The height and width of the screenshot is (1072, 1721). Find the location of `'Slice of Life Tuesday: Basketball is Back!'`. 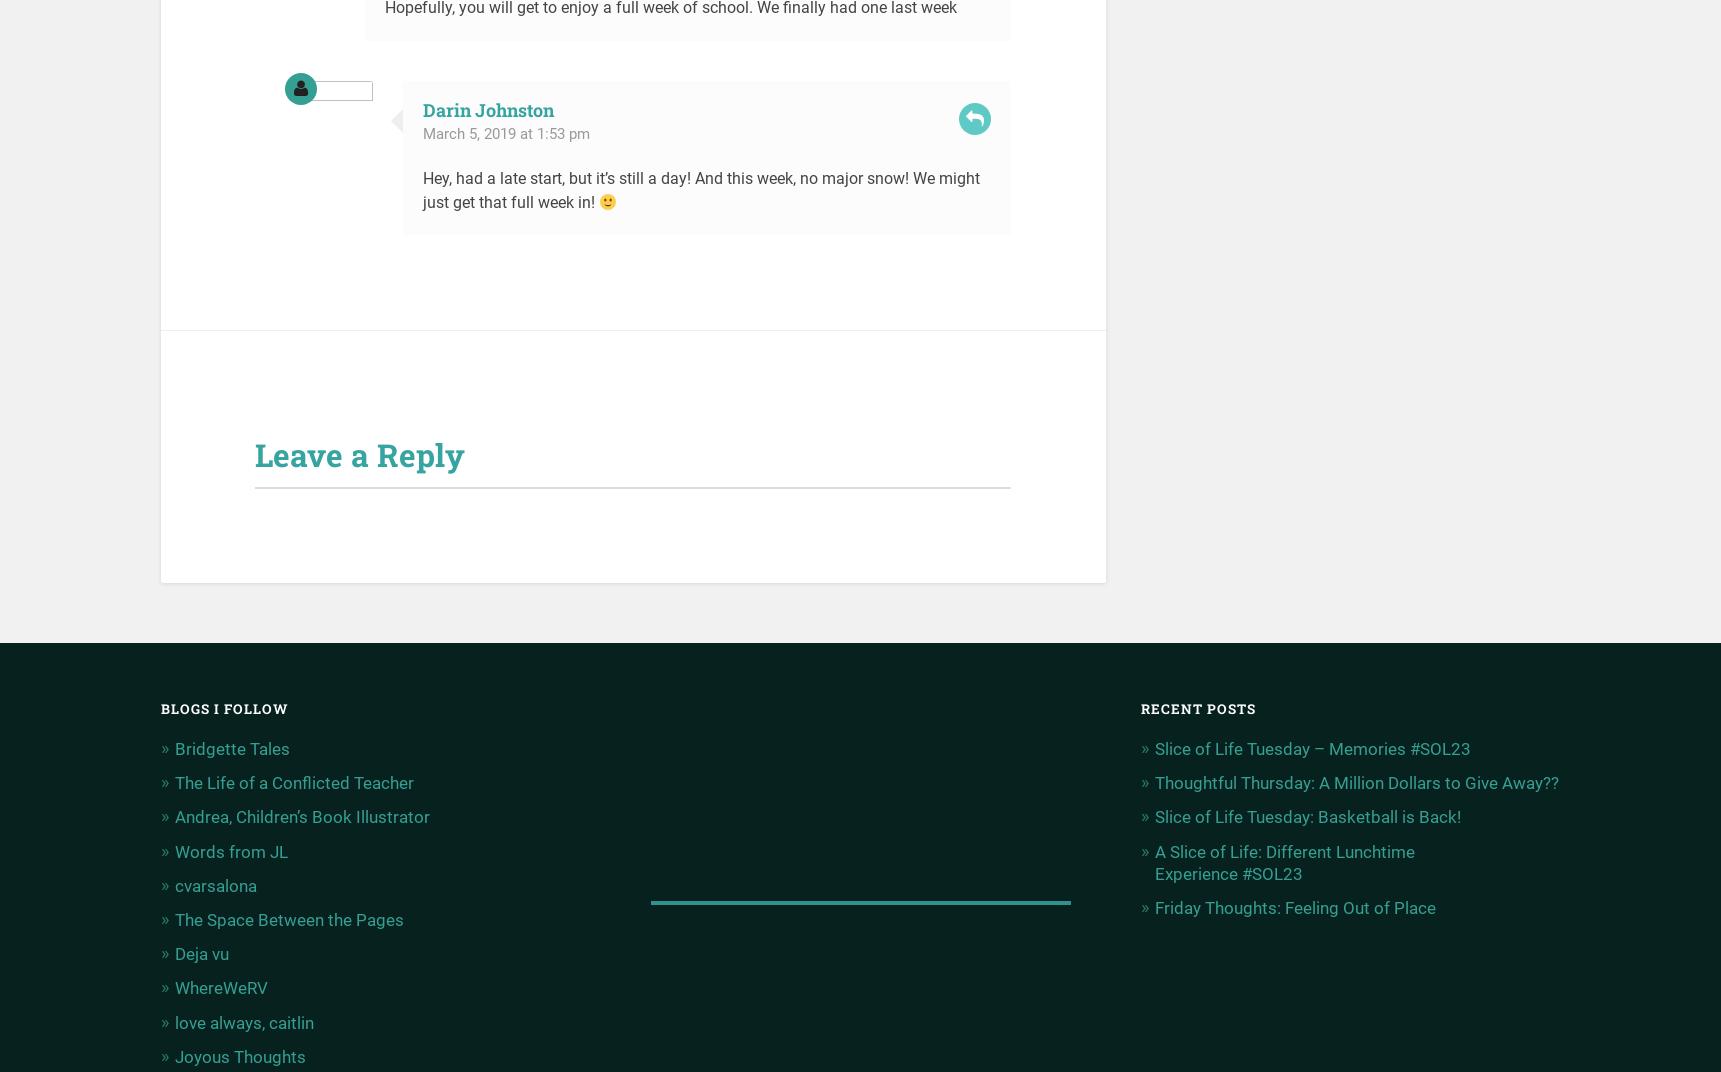

'Slice of Life Tuesday: Basketball is Back!' is located at coordinates (1306, 815).